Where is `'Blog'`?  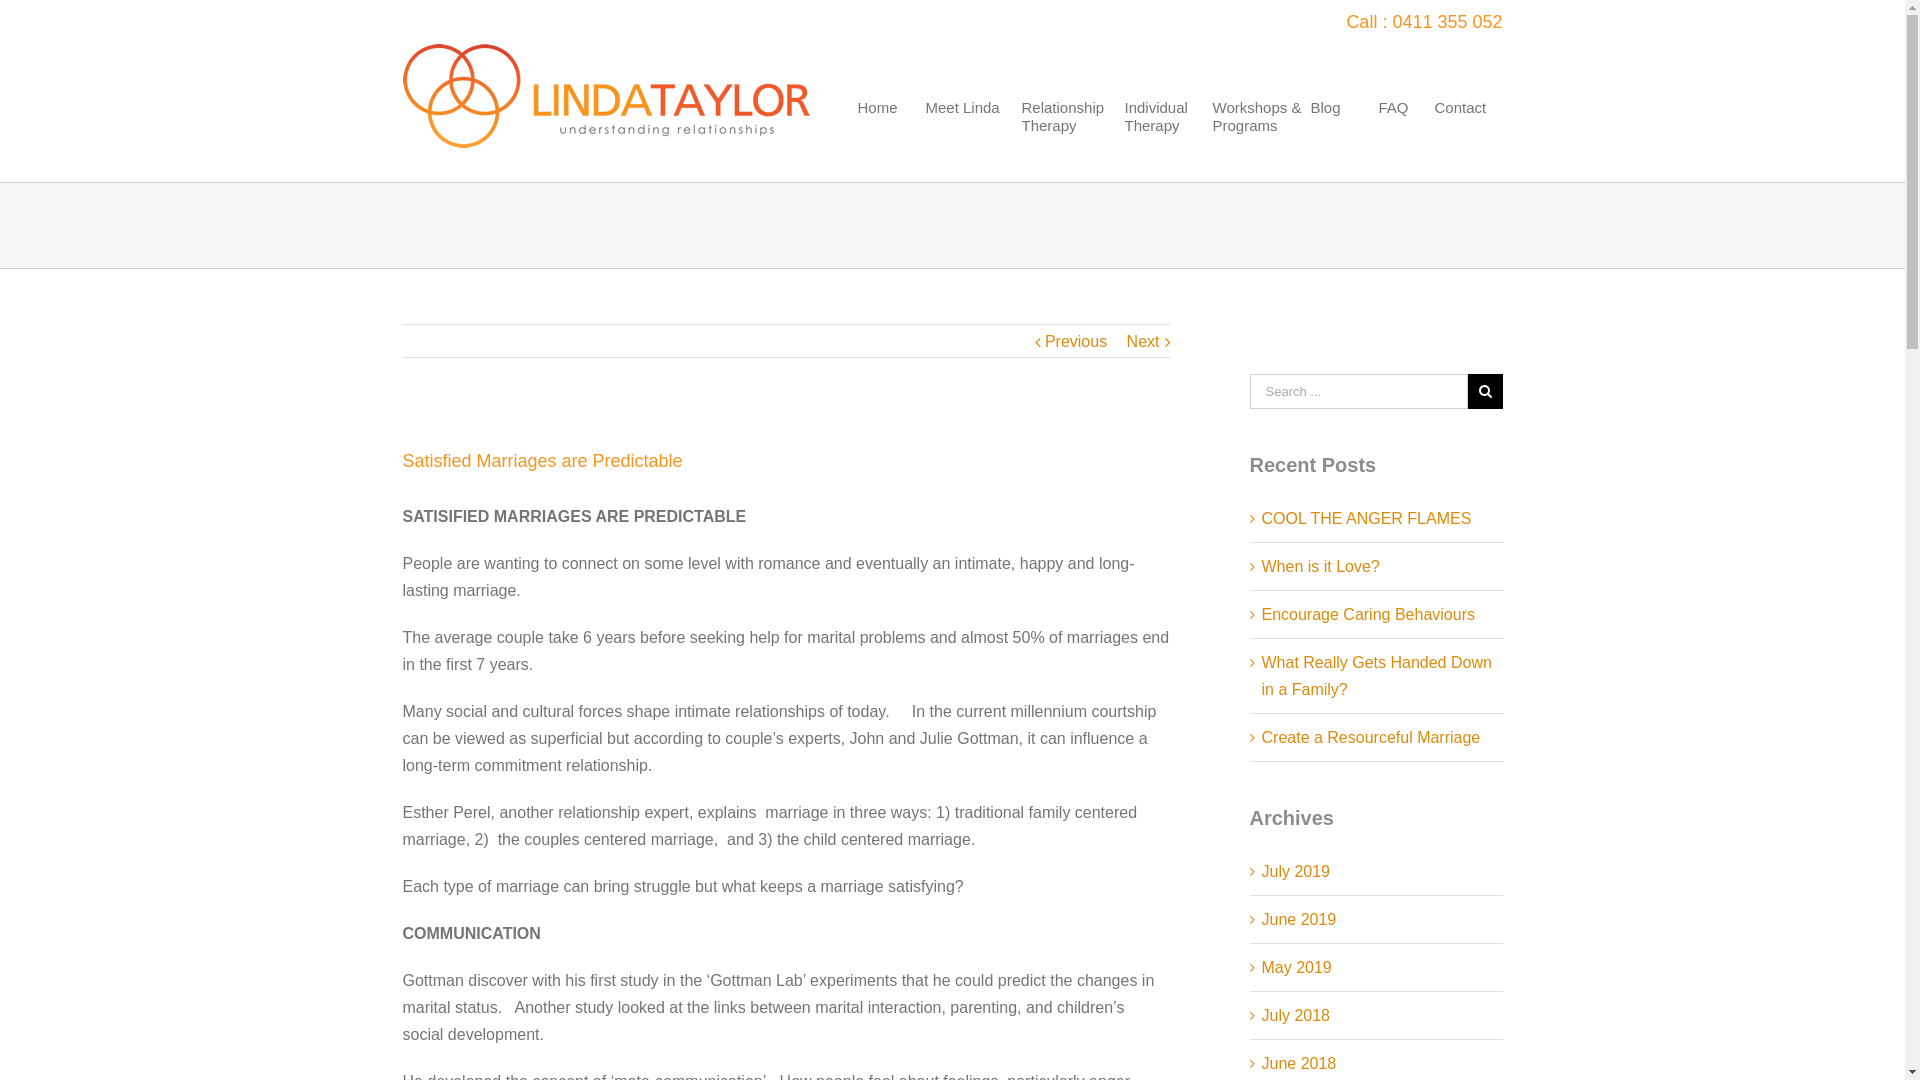 'Blog' is located at coordinates (1310, 139).